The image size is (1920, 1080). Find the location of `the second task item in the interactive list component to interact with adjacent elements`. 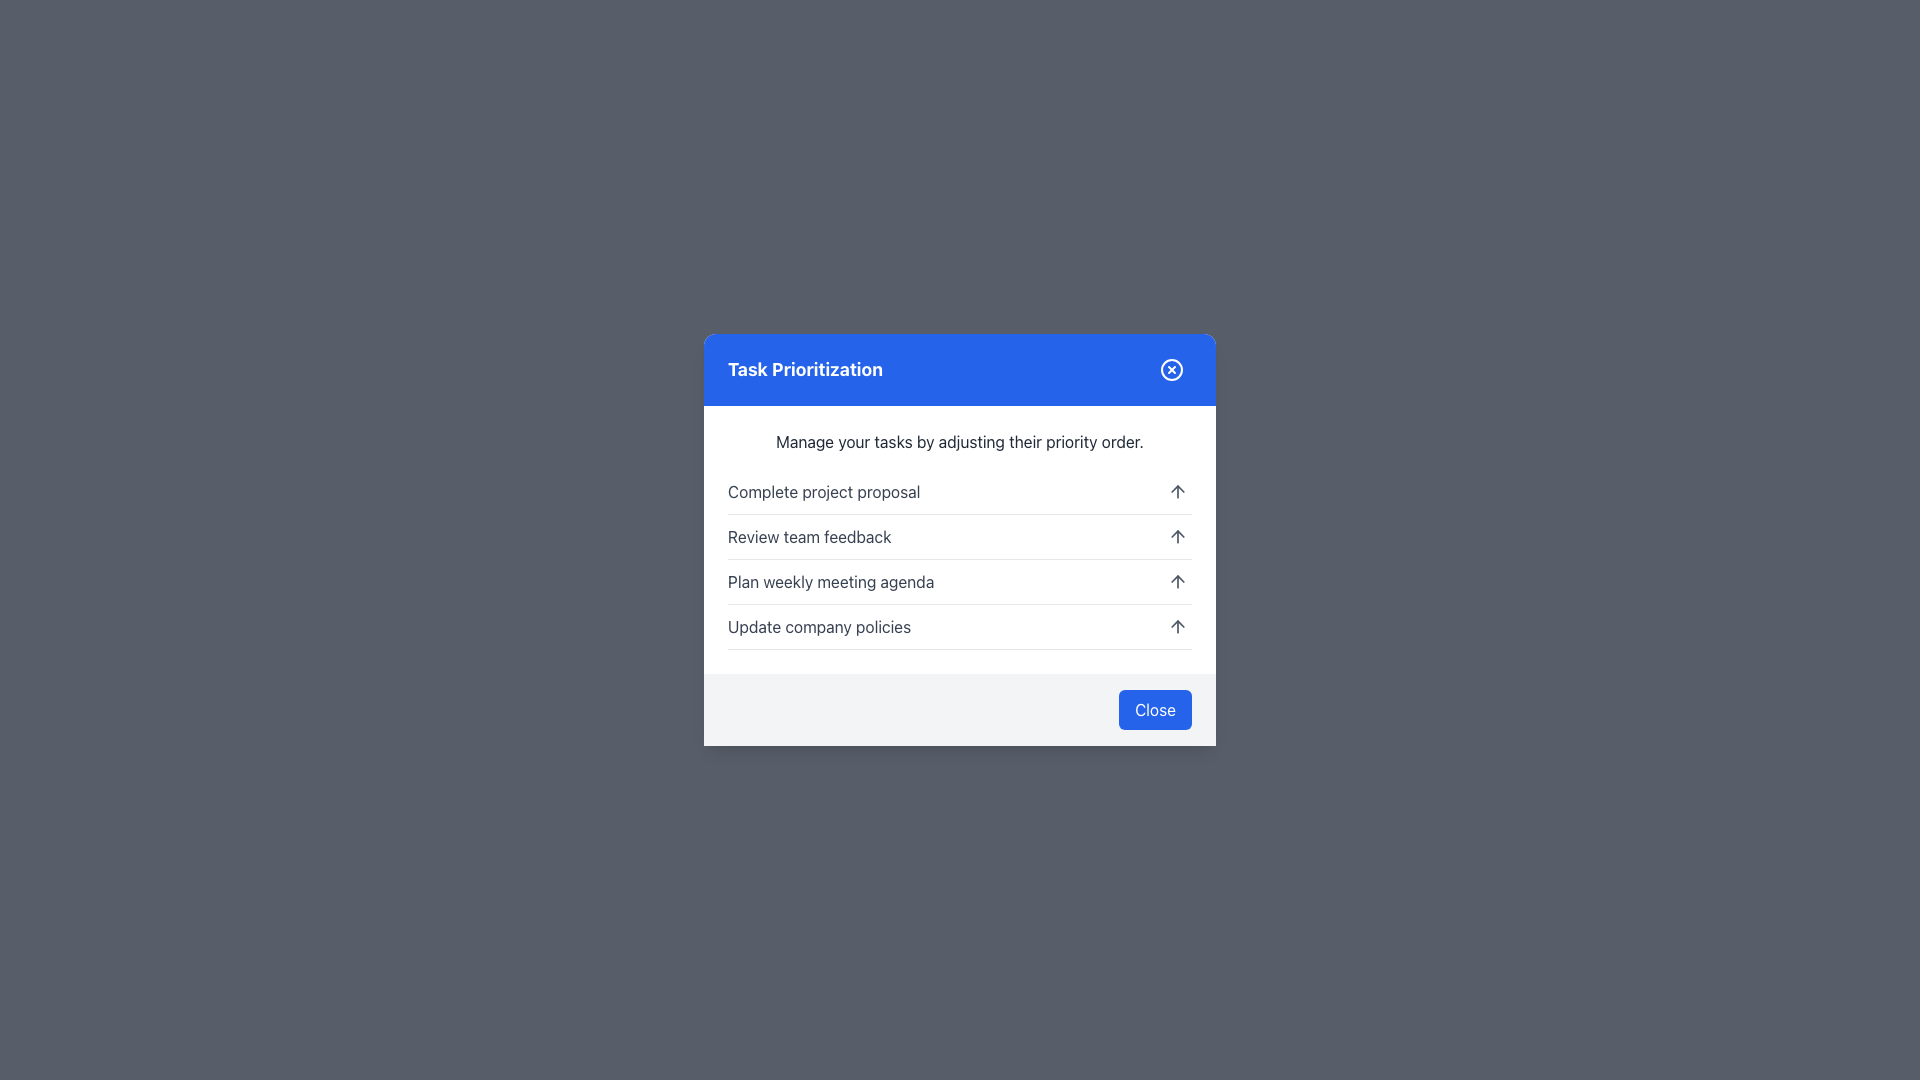

the second task item in the interactive list component to interact with adjacent elements is located at coordinates (960, 559).